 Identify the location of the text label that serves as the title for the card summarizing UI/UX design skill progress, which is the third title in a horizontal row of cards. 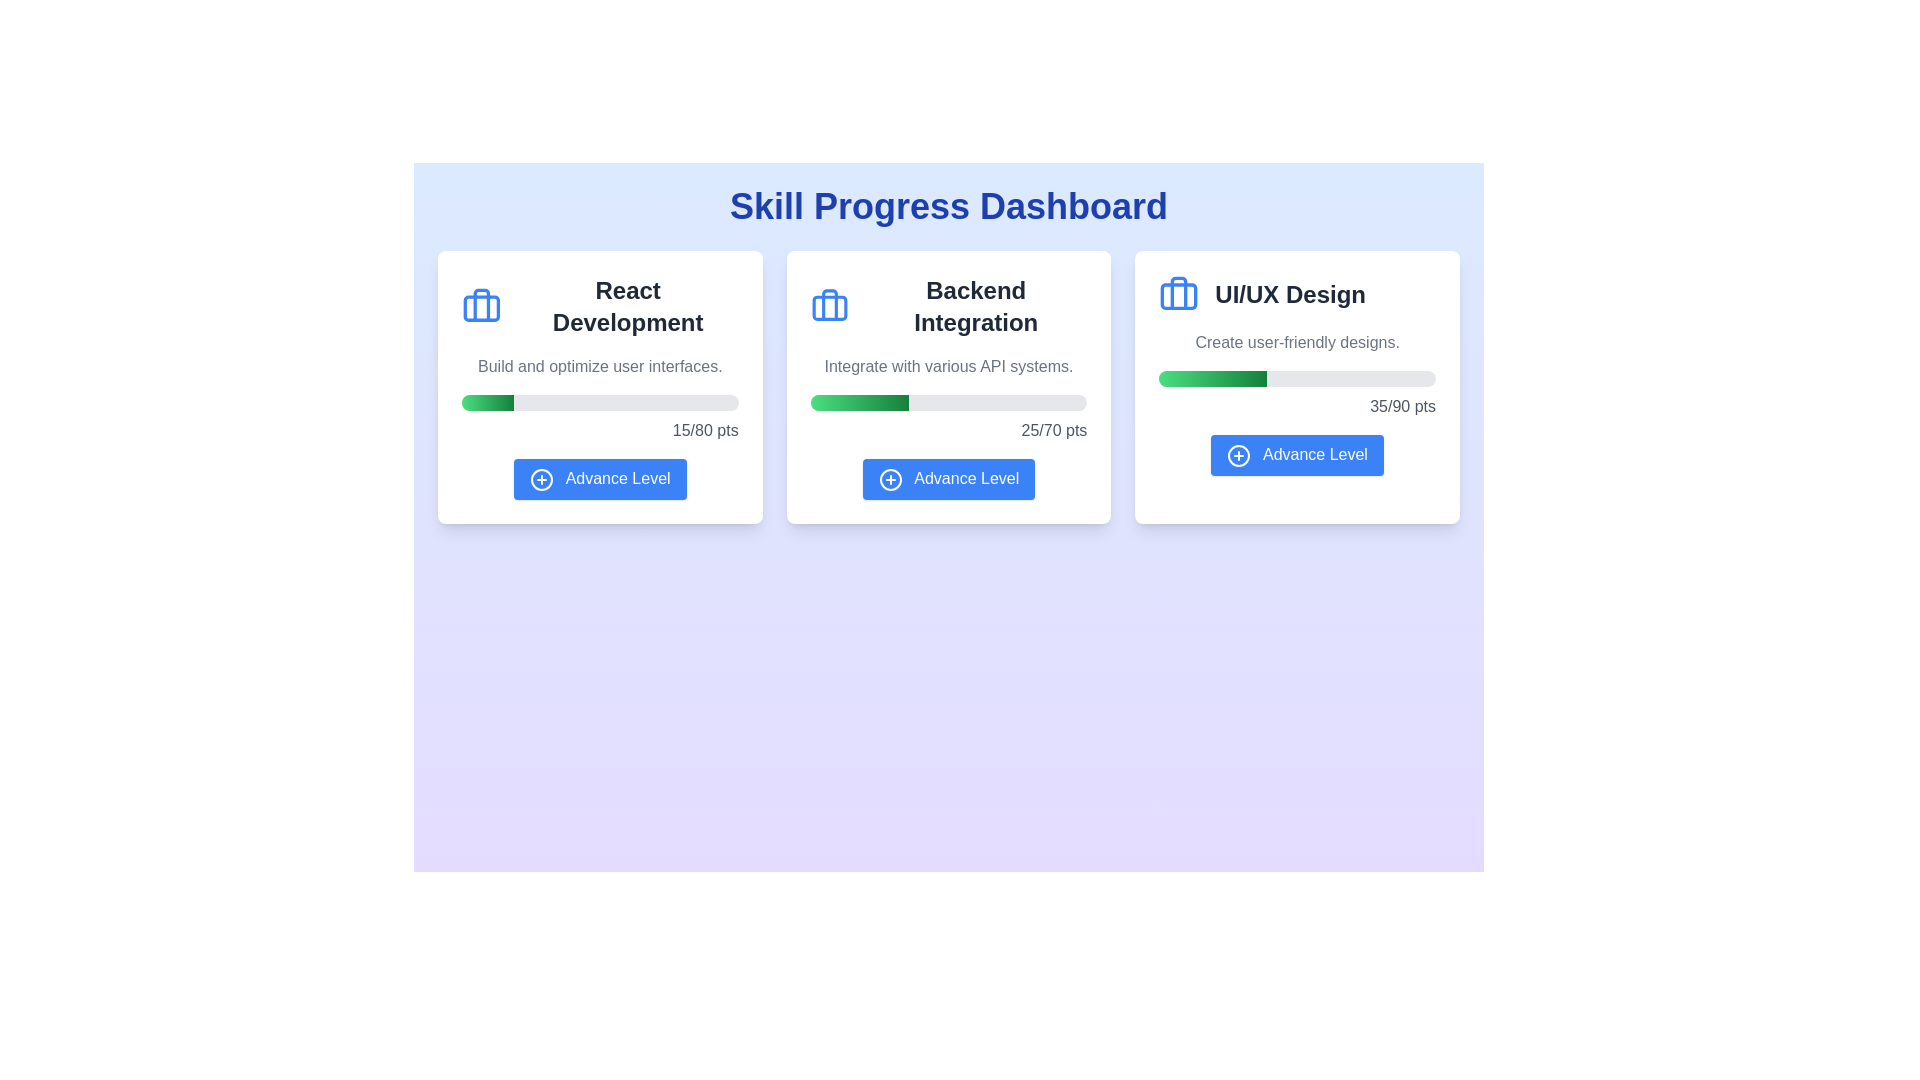
(1290, 294).